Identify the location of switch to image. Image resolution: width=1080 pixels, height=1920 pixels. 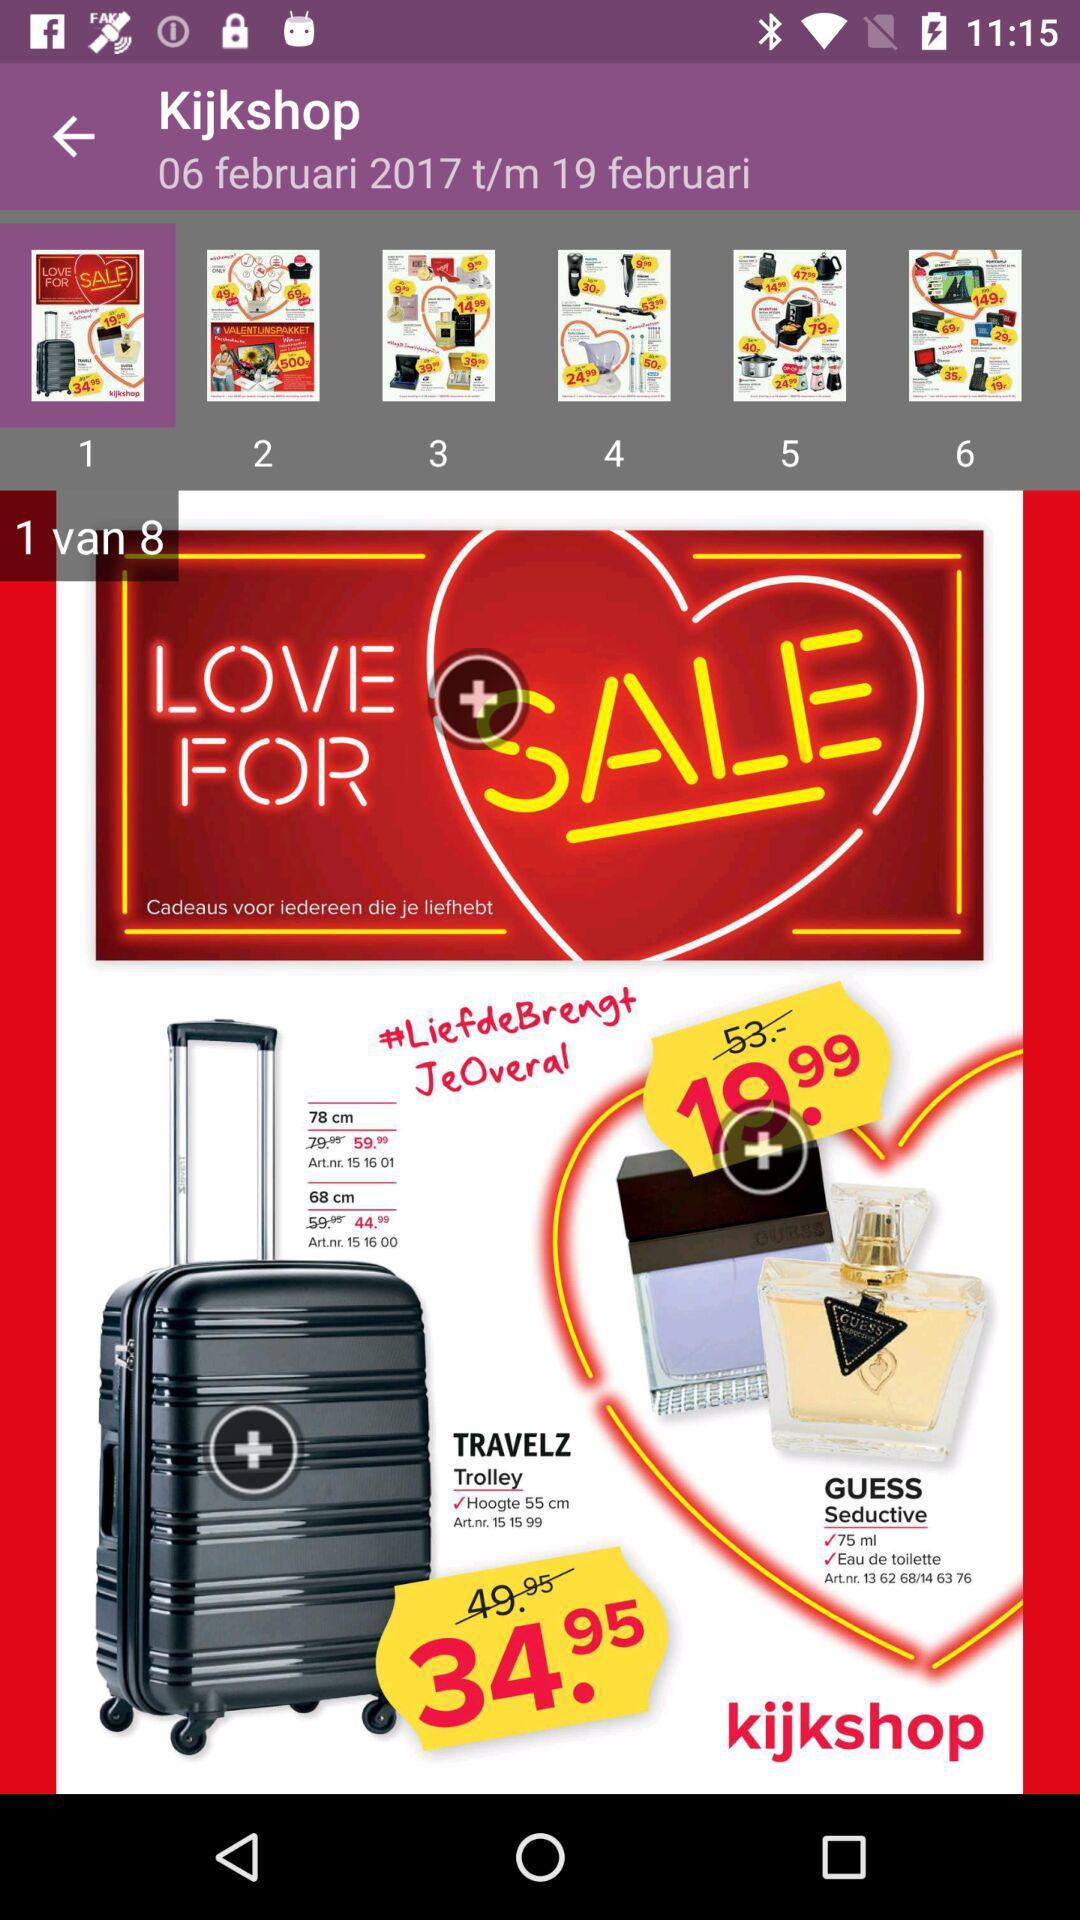
(437, 325).